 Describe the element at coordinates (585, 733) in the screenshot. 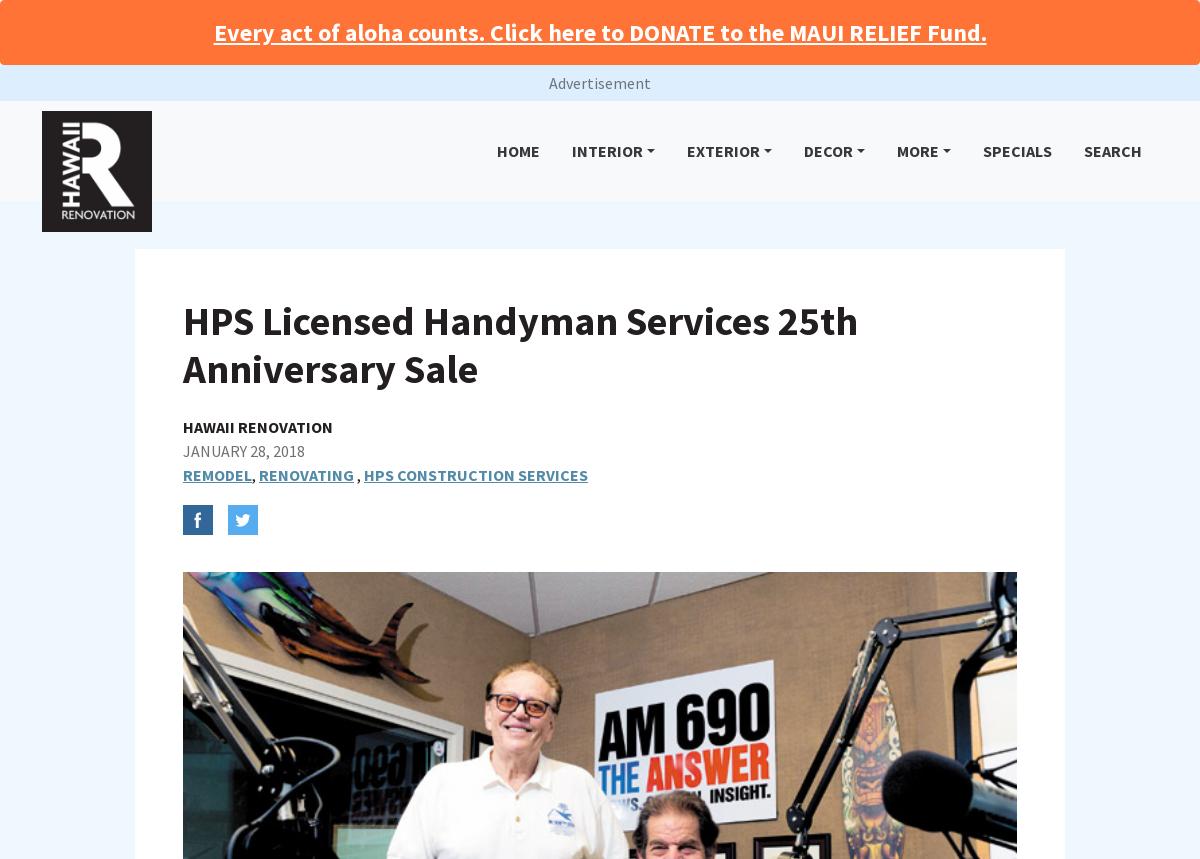

I see `'HPS Construction is a top rated member of Better Business Bureau Hawaii, Building Industry Association of Hawaii and more.'` at that location.